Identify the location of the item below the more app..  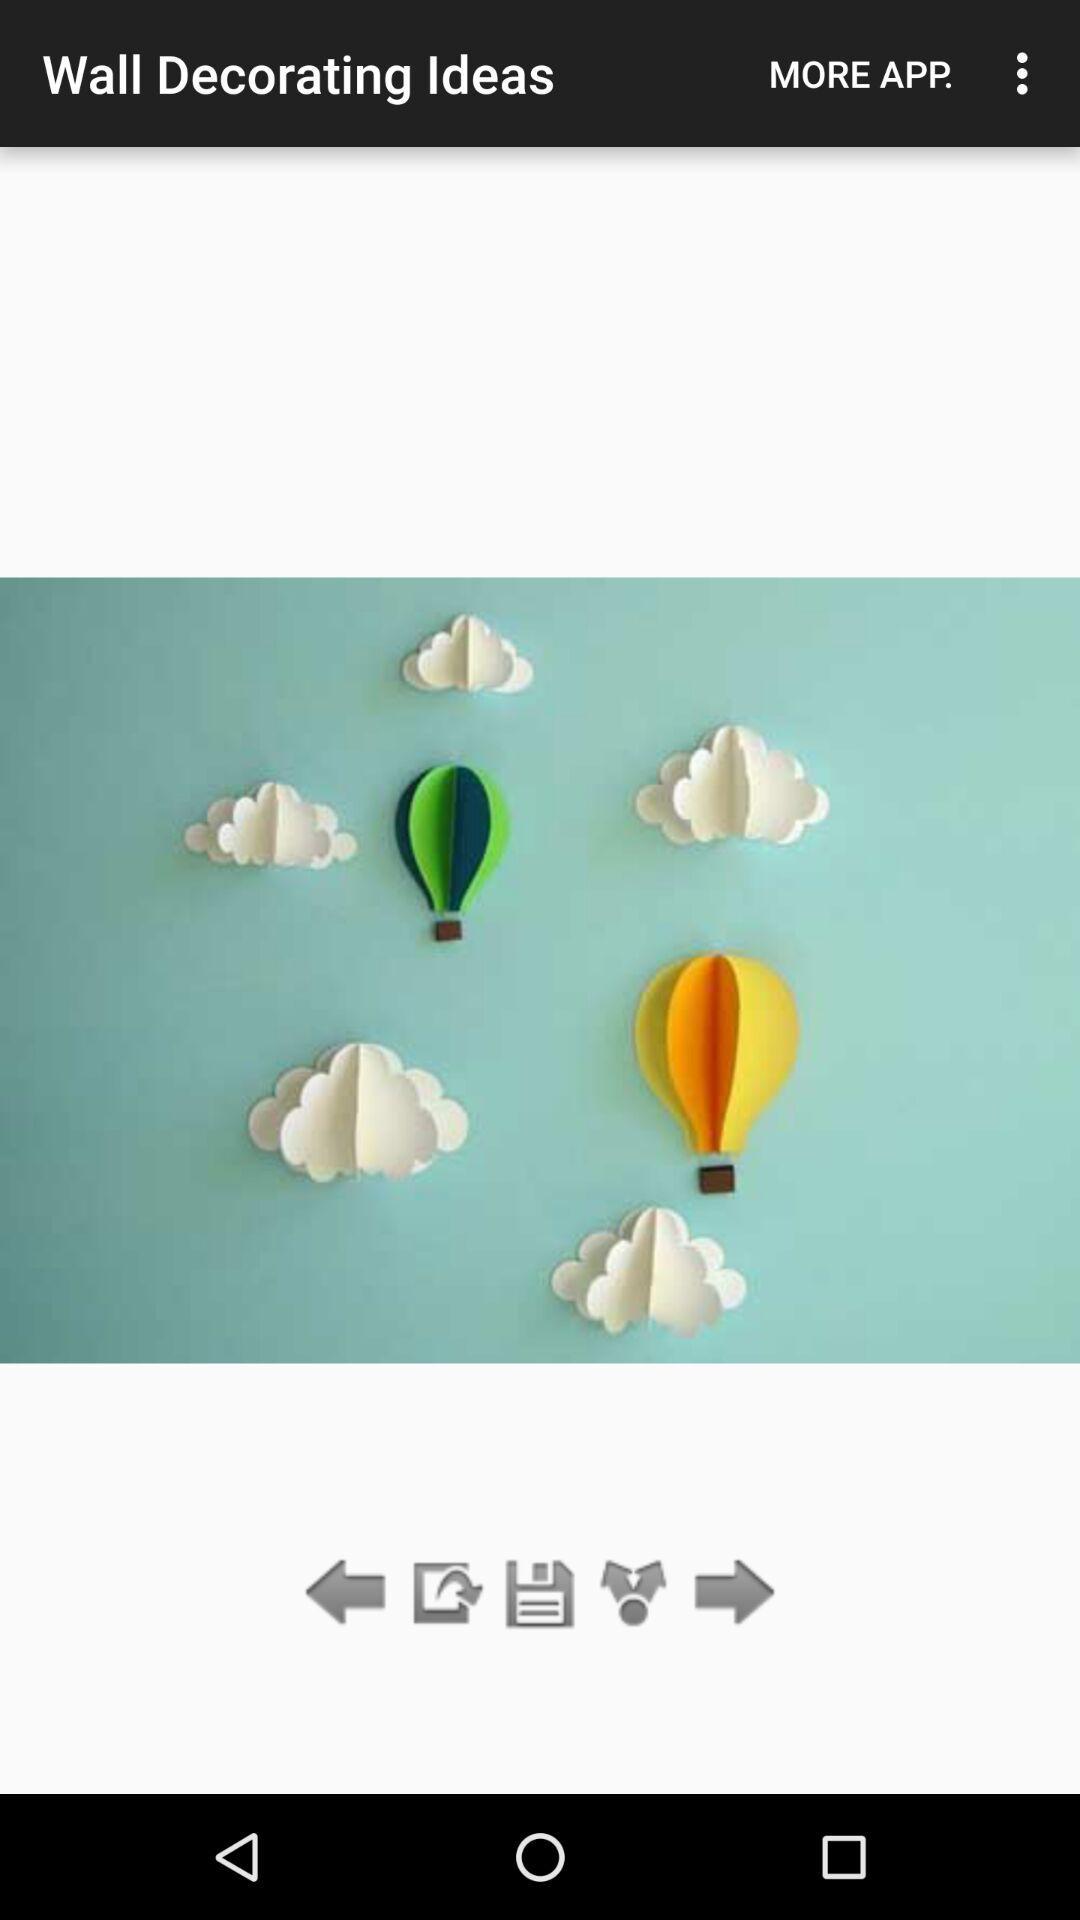
(729, 1593).